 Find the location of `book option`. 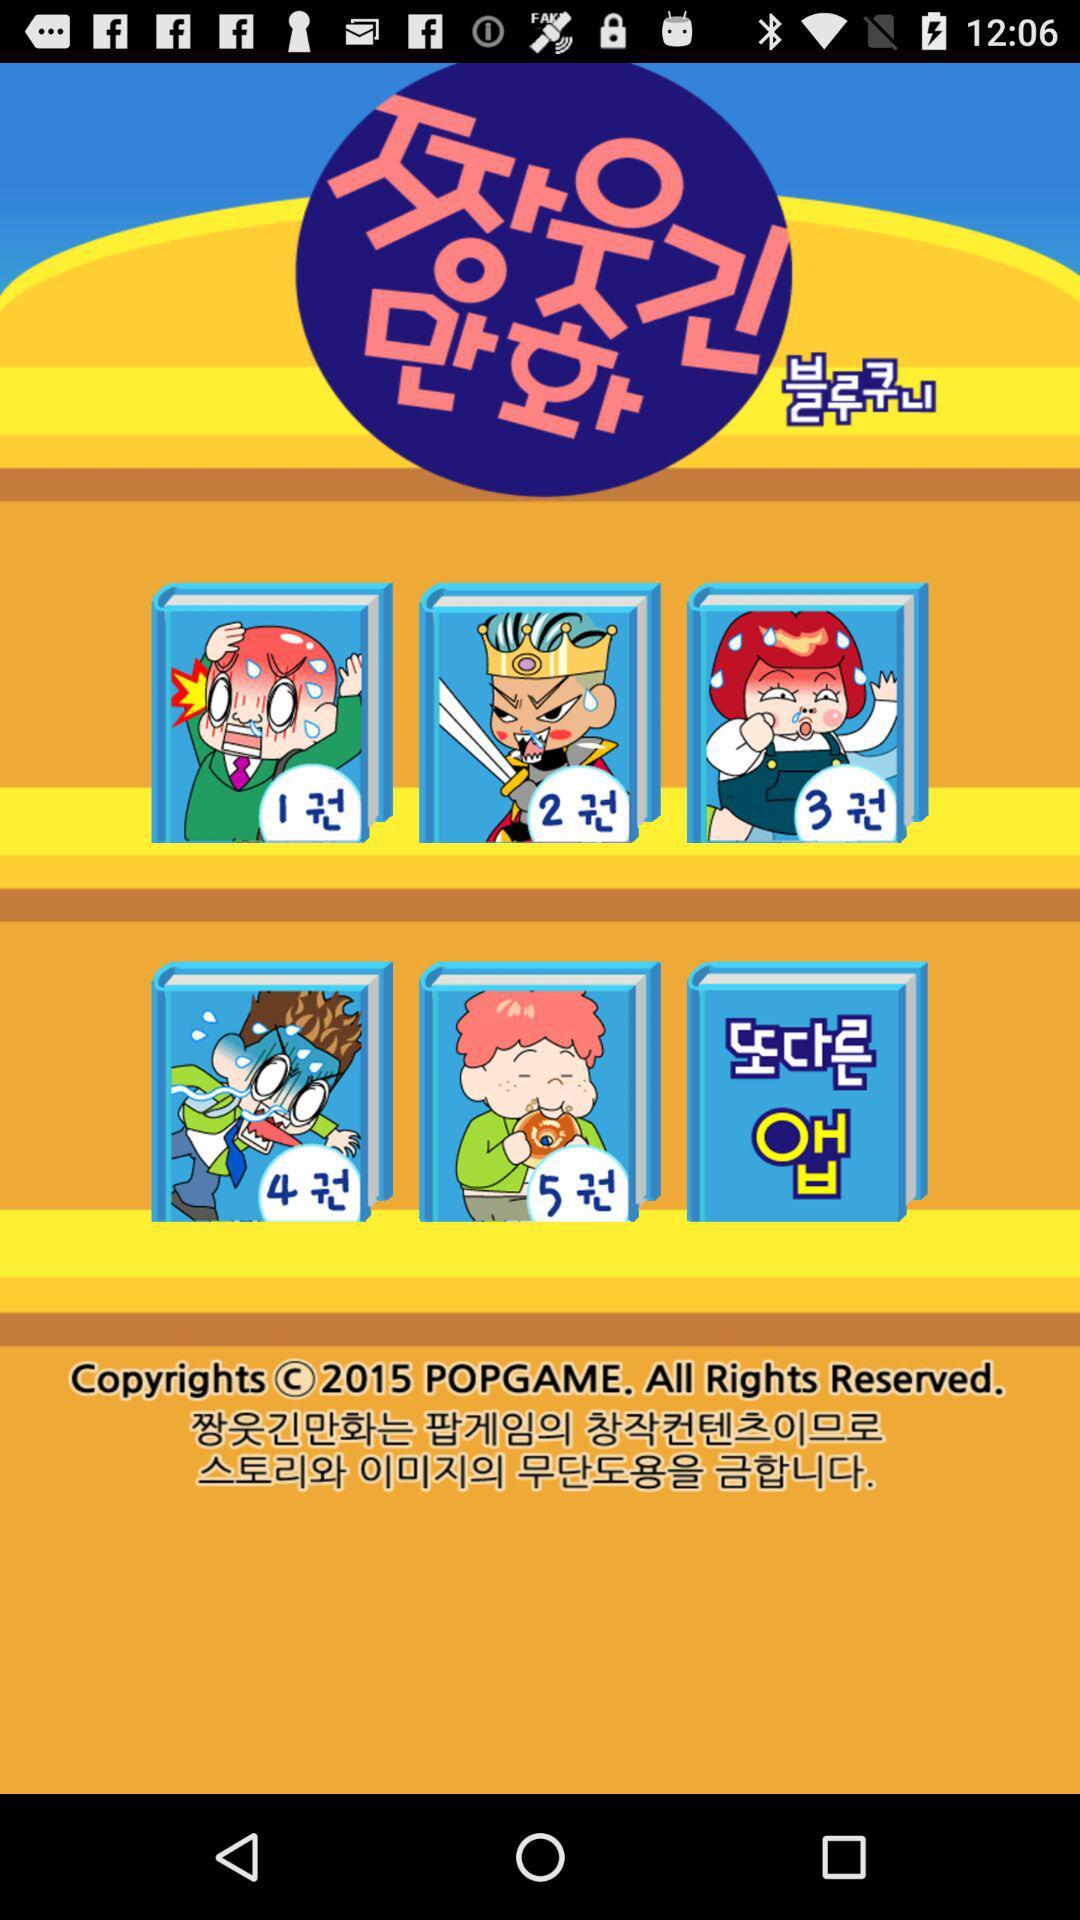

book option is located at coordinates (272, 712).